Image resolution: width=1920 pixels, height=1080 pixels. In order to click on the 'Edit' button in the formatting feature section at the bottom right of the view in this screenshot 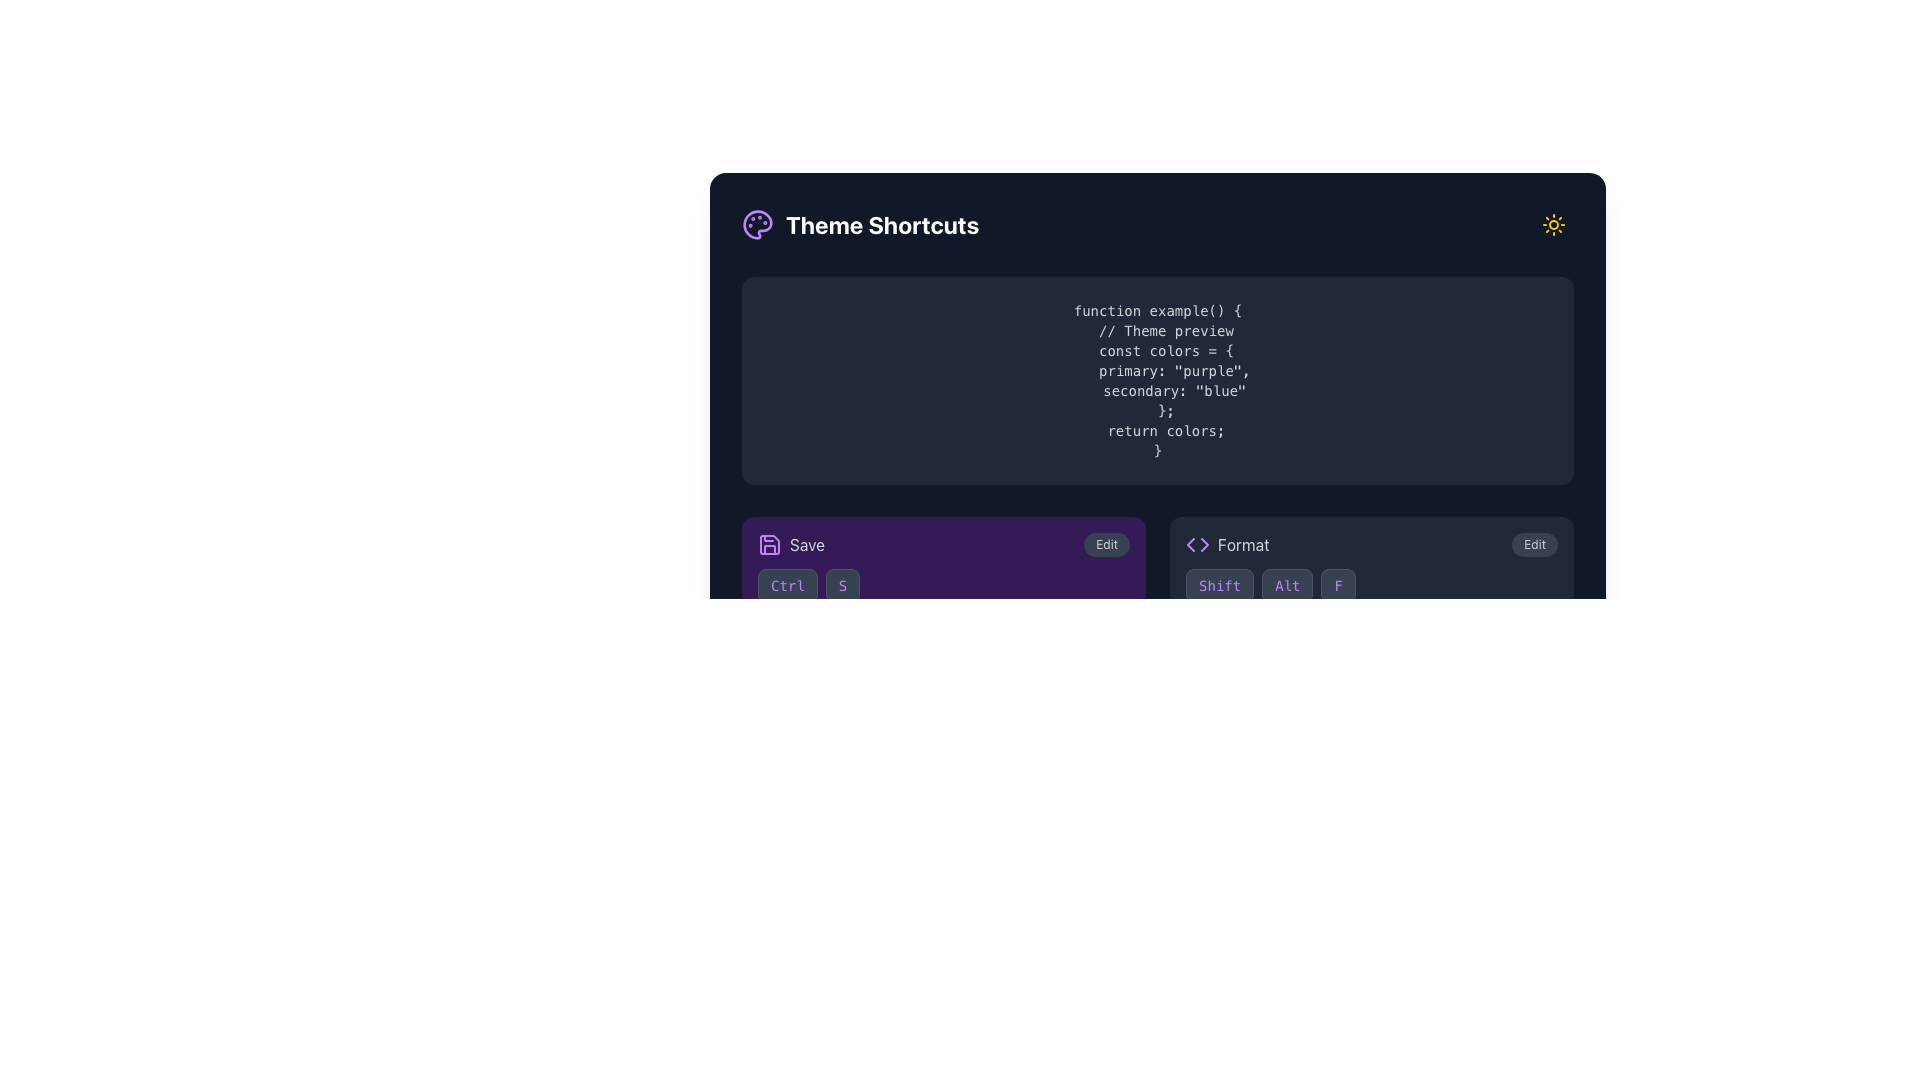, I will do `click(1371, 544)`.